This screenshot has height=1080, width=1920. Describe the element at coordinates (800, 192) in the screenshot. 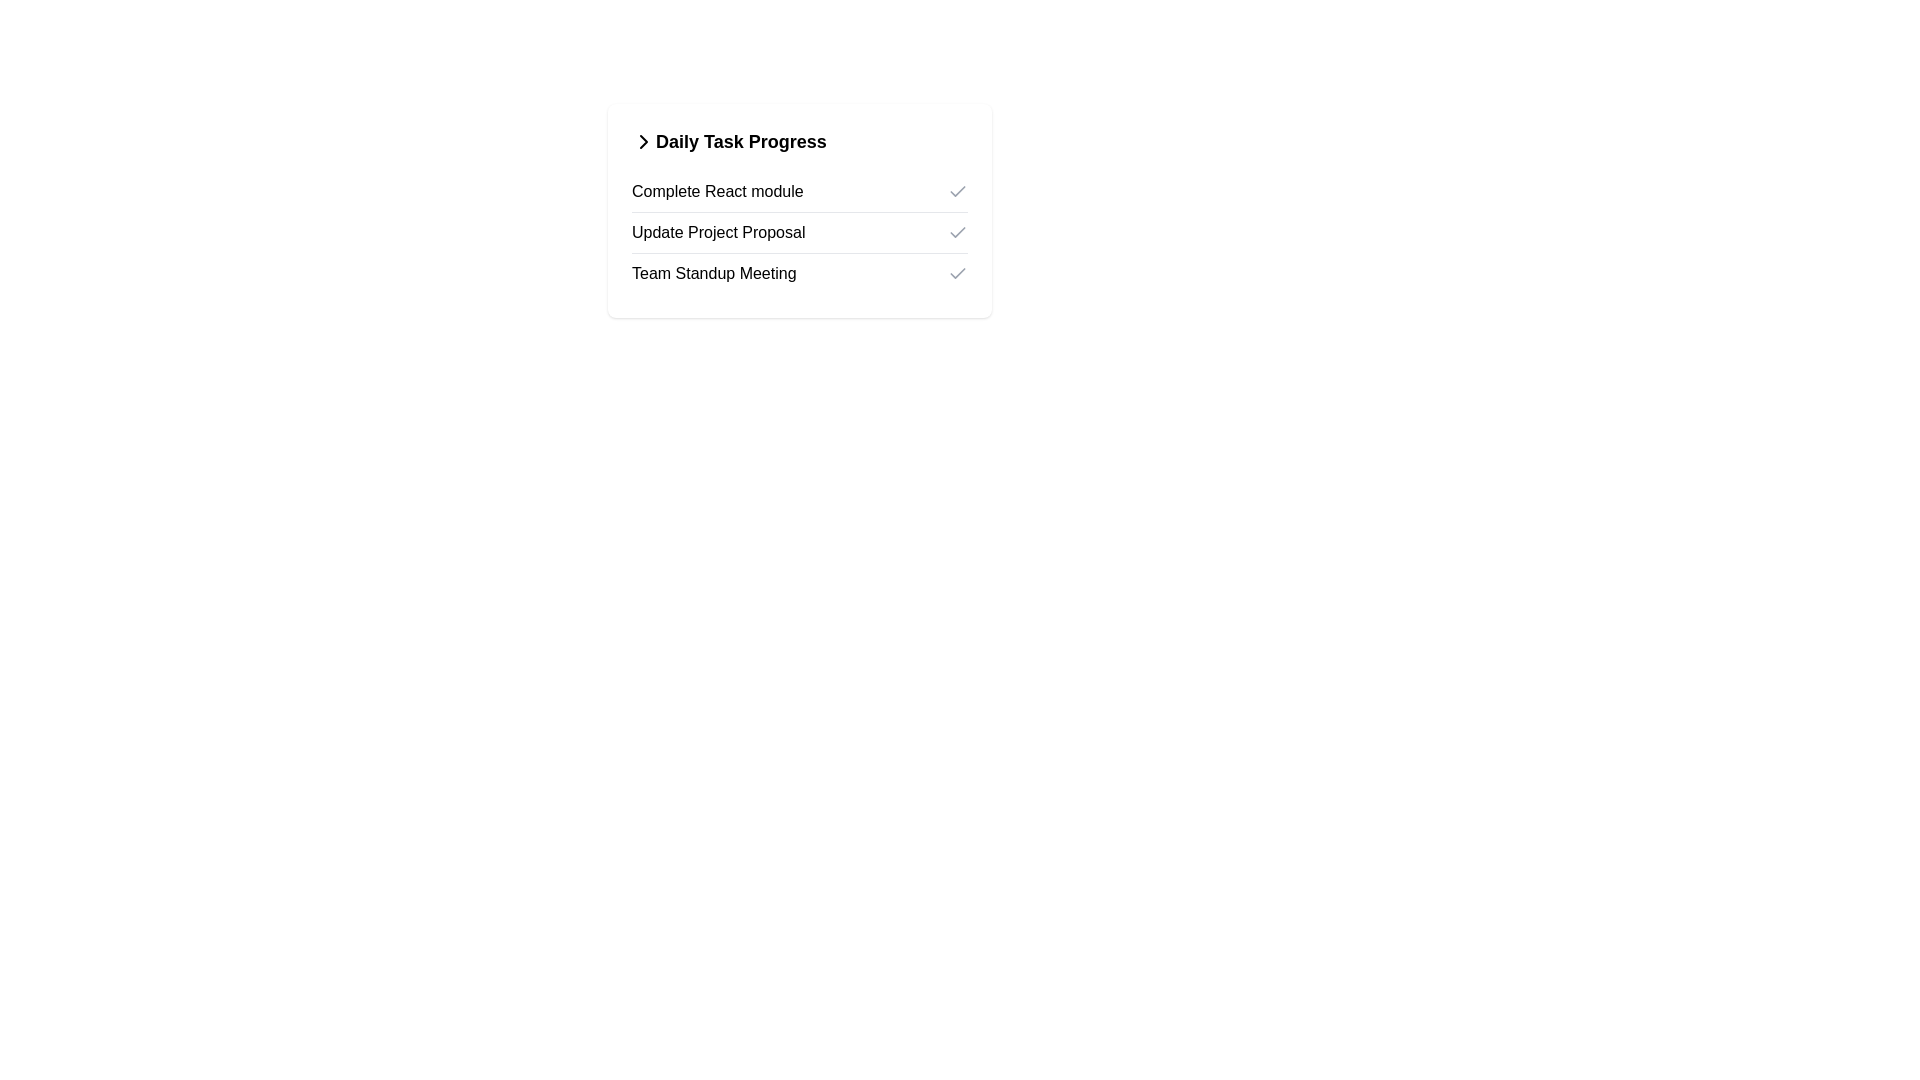

I see `the task list item labeled 'Complete React module'` at that location.